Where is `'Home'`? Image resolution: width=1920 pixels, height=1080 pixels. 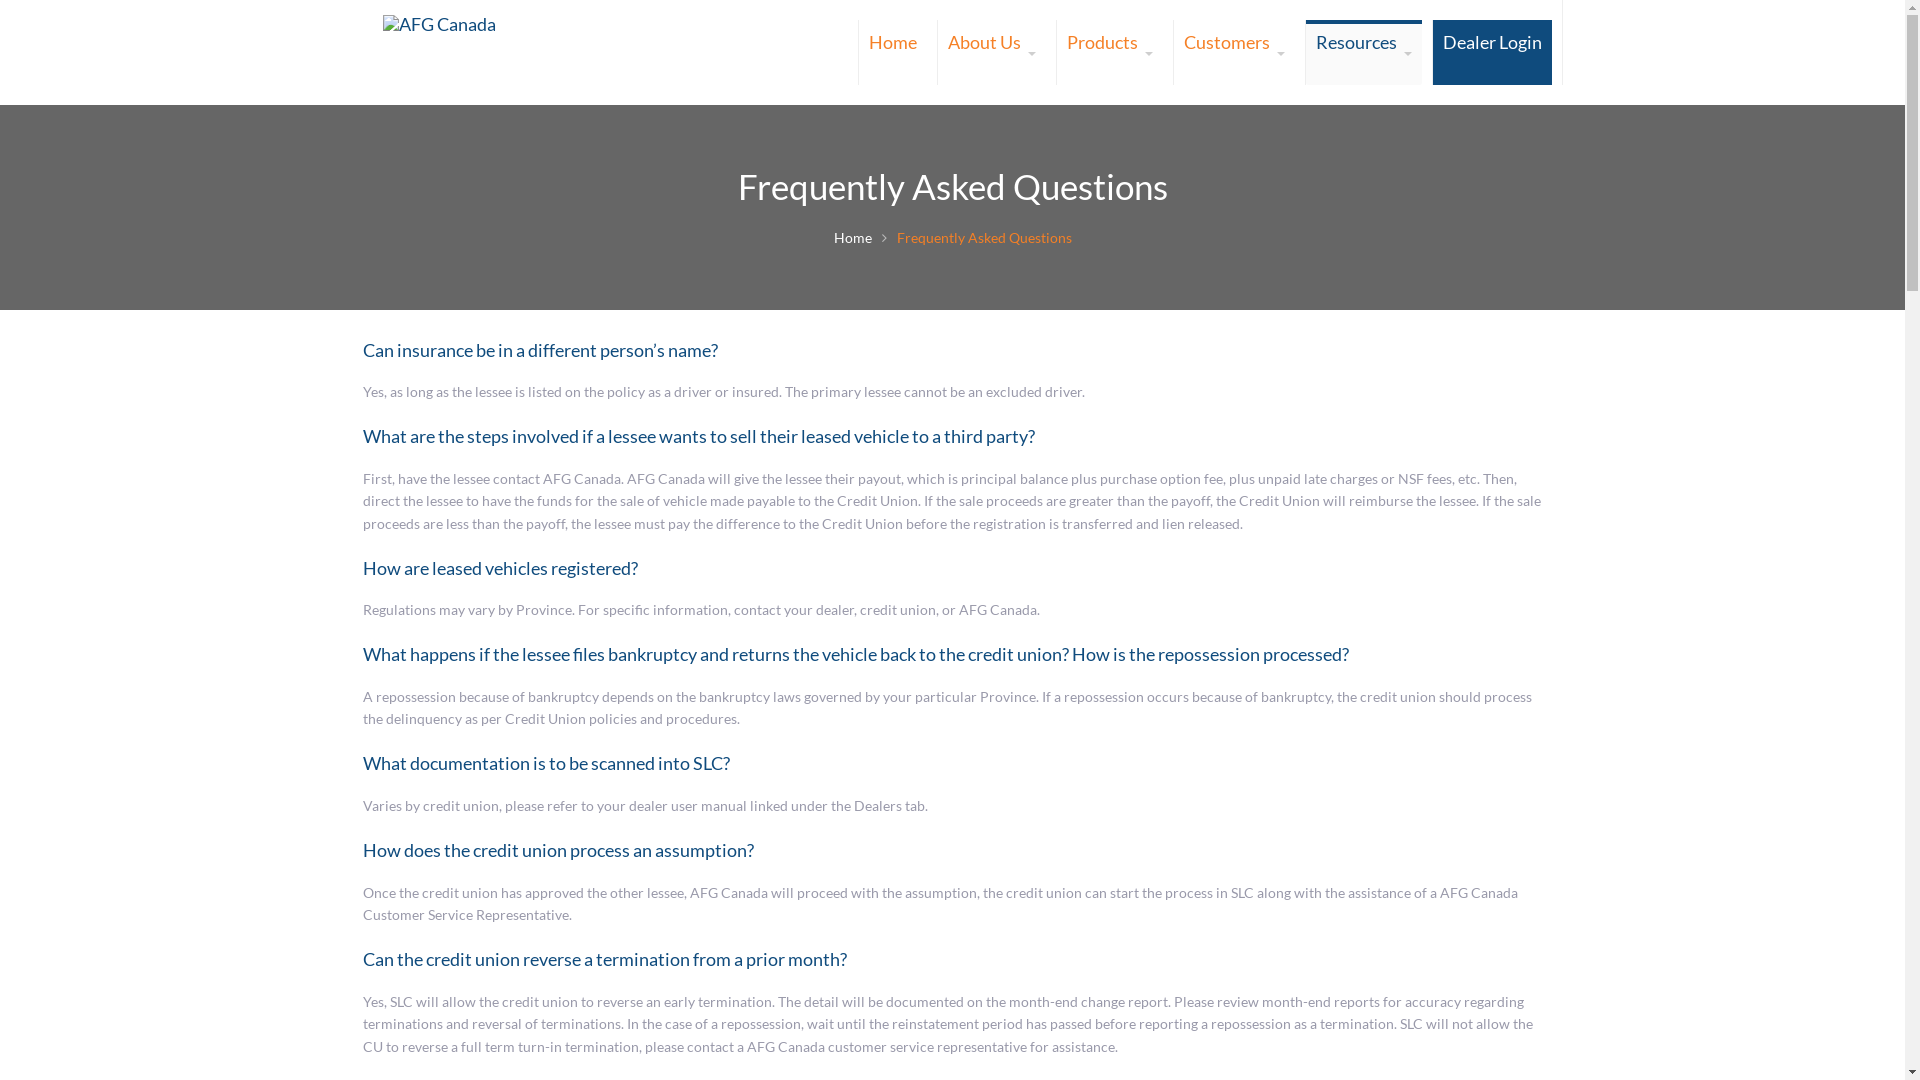 'Home' is located at coordinates (853, 236).